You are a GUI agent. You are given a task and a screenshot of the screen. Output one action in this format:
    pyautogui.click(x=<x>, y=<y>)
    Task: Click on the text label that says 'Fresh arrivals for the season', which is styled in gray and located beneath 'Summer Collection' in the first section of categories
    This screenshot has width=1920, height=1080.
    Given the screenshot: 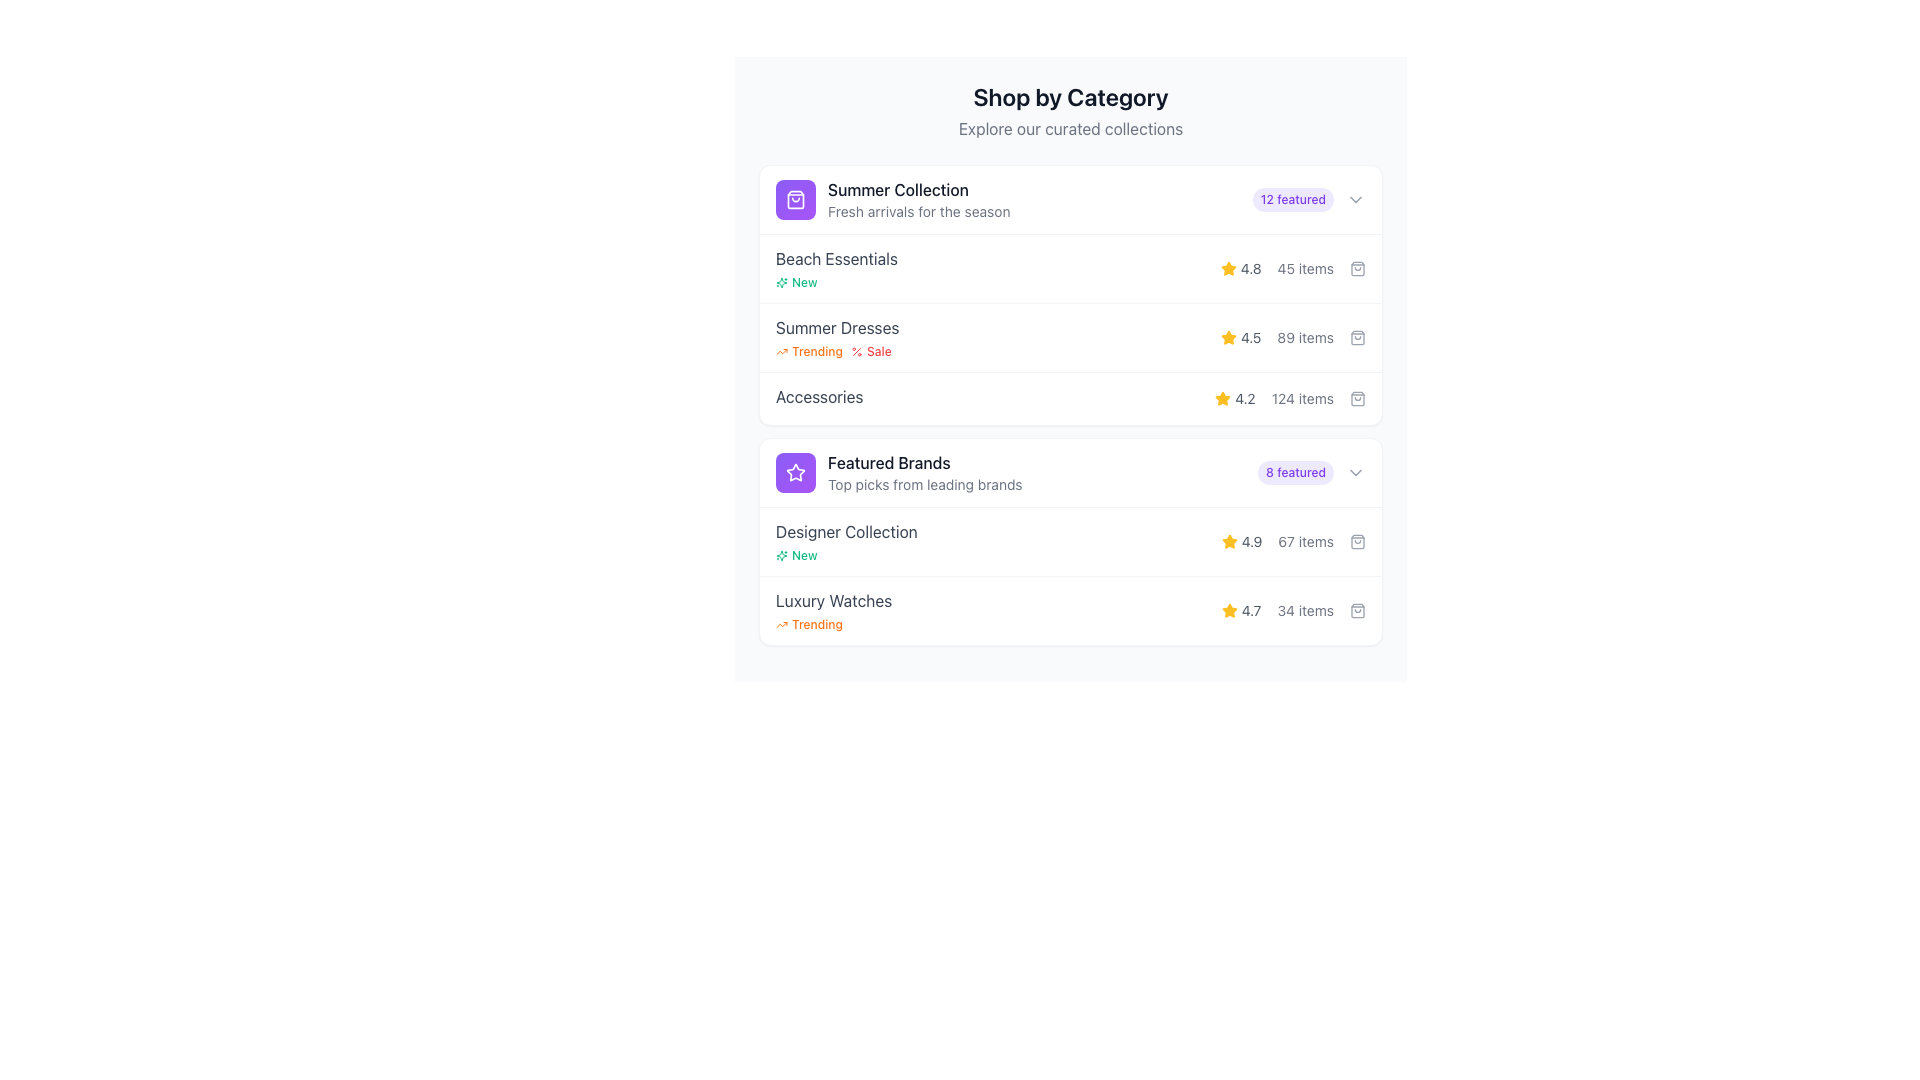 What is the action you would take?
    pyautogui.click(x=918, y=212)
    